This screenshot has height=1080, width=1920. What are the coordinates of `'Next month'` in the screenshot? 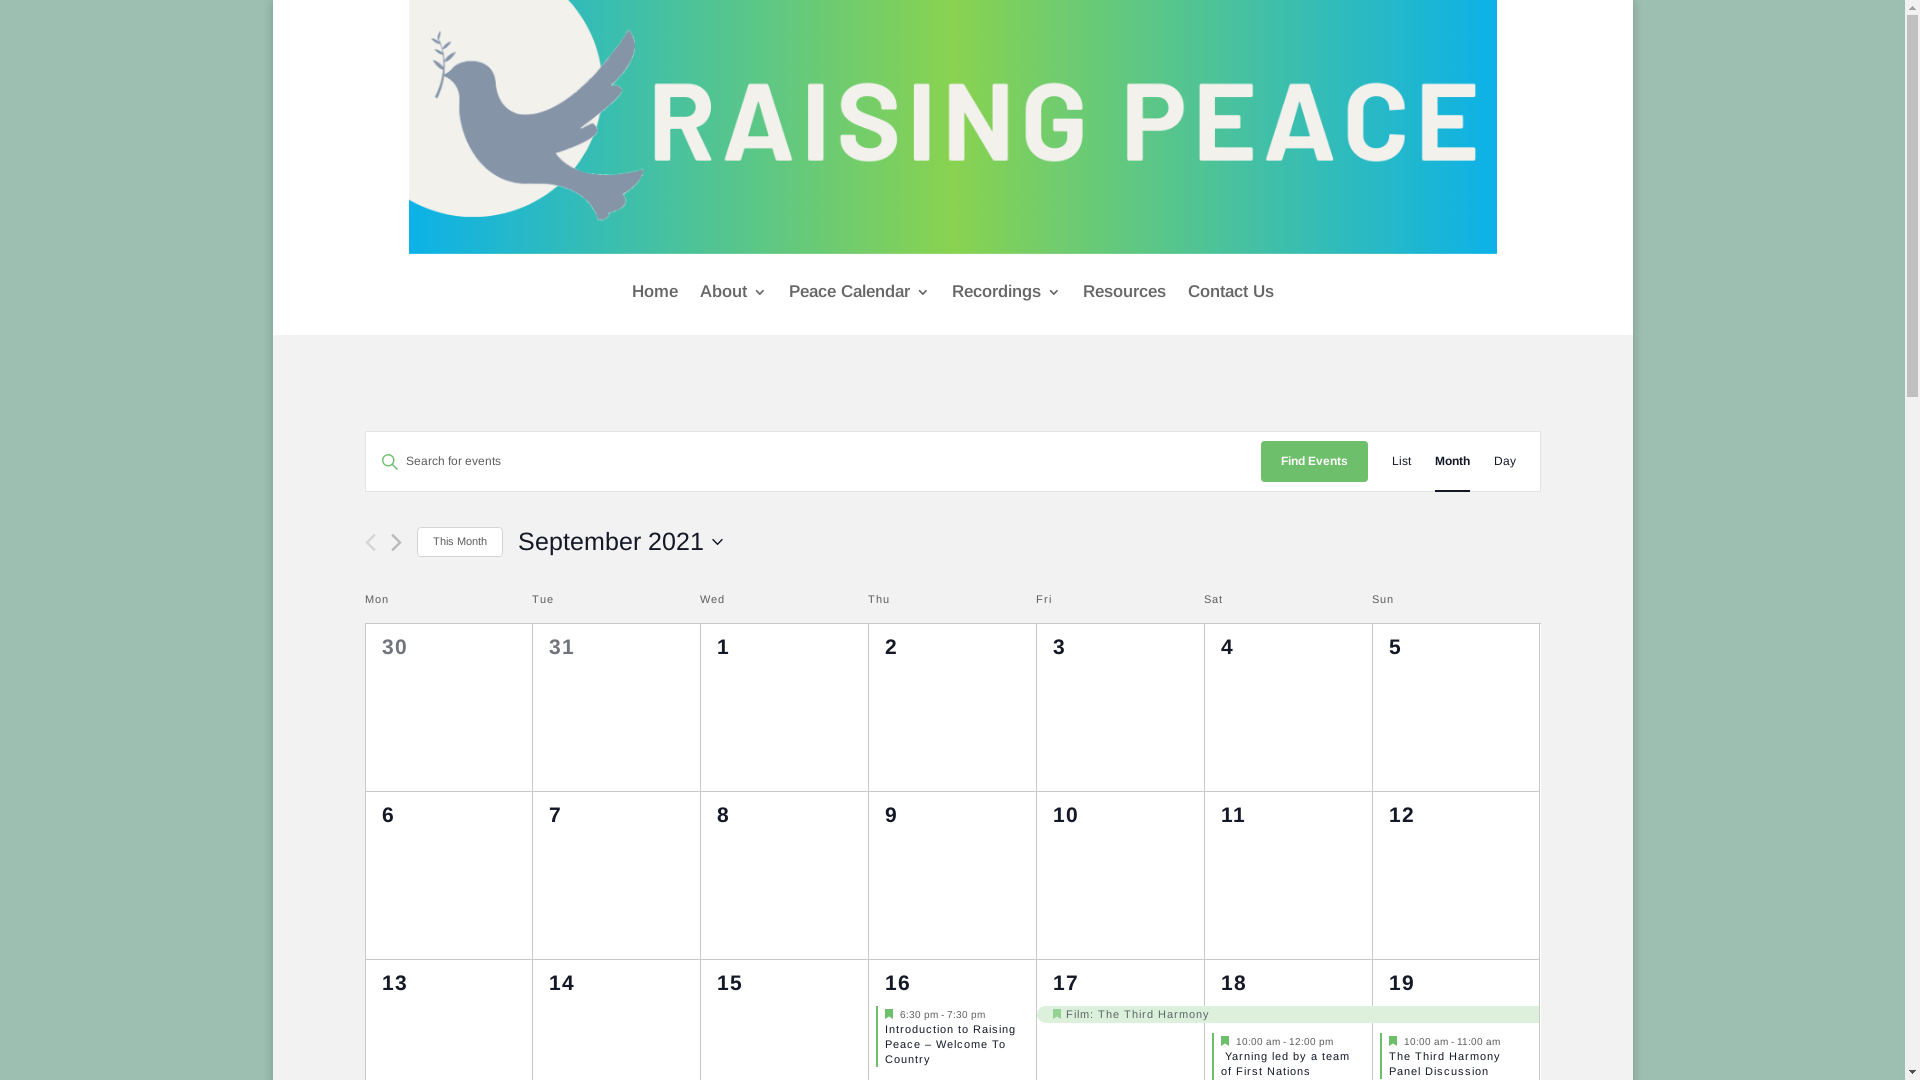 It's located at (395, 542).